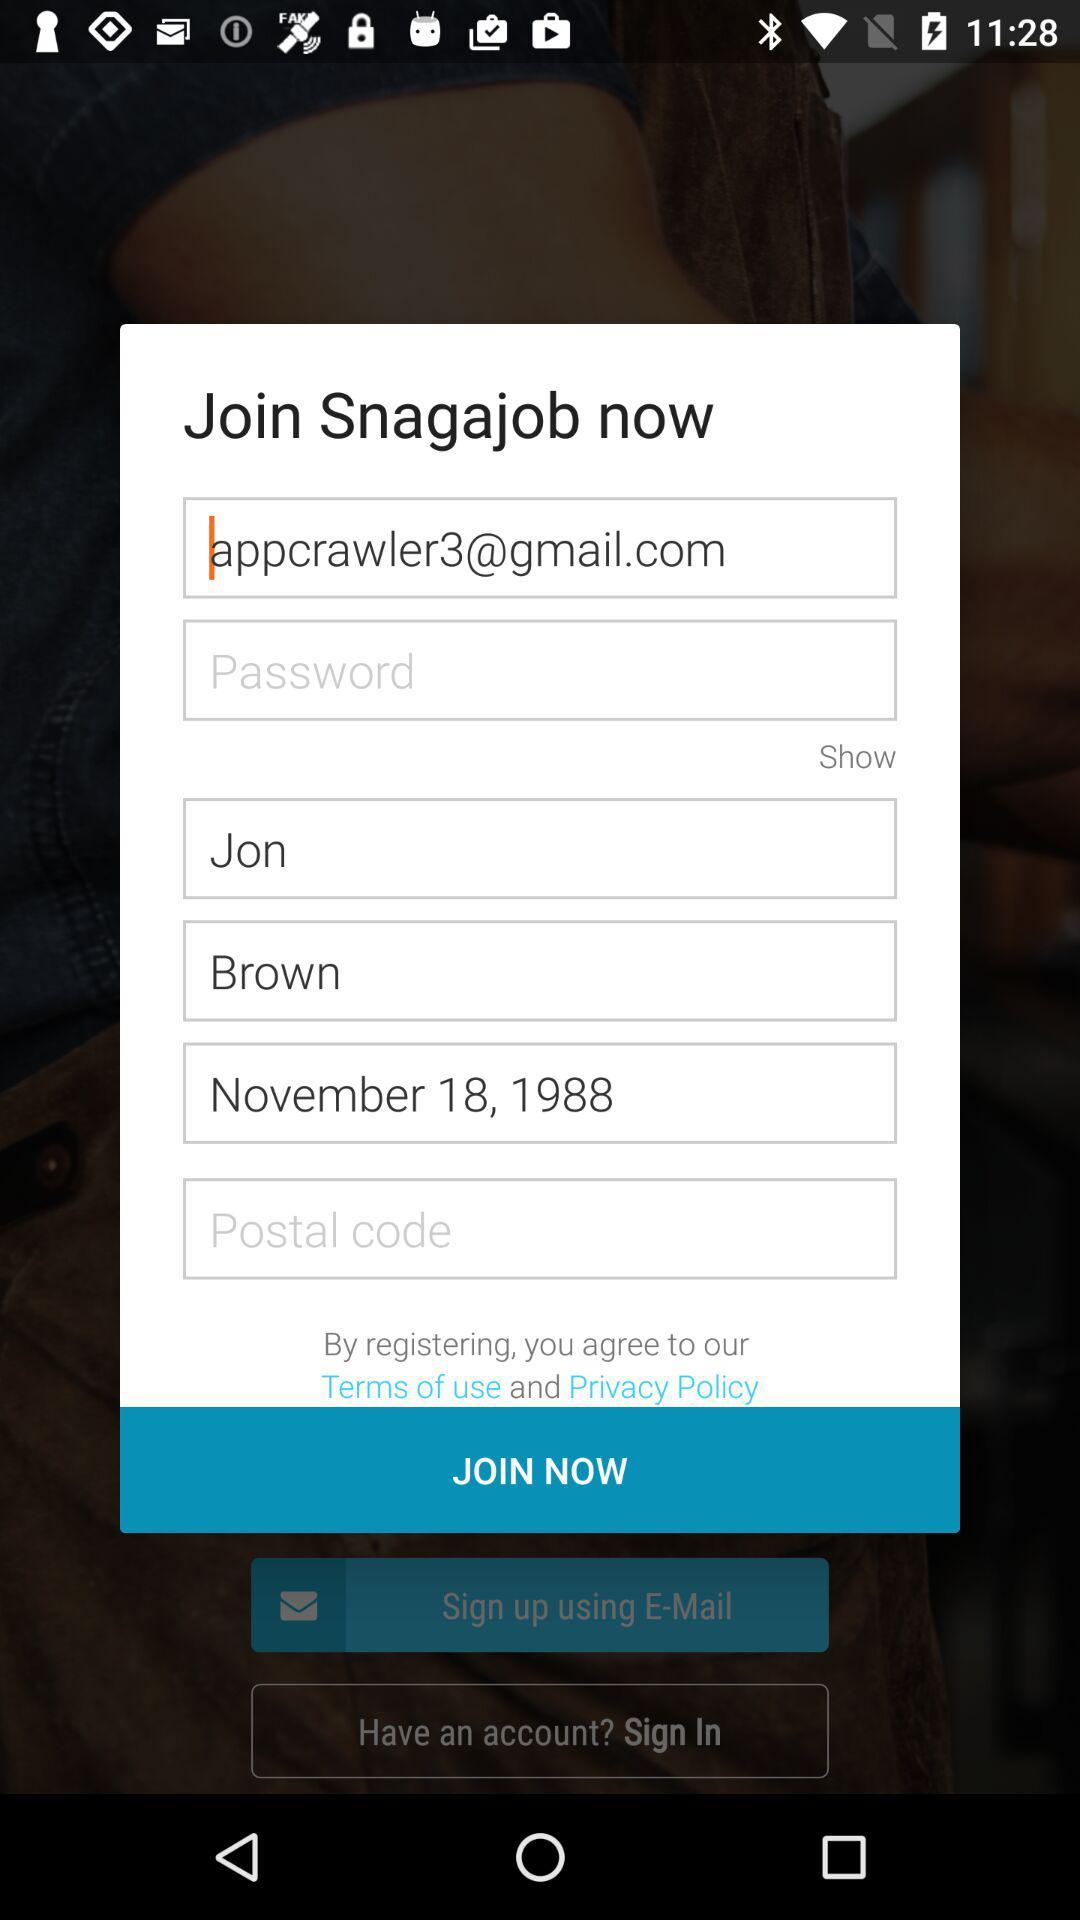 The image size is (1080, 1920). Describe the element at coordinates (540, 1227) in the screenshot. I see `change the mnp code mobile no` at that location.